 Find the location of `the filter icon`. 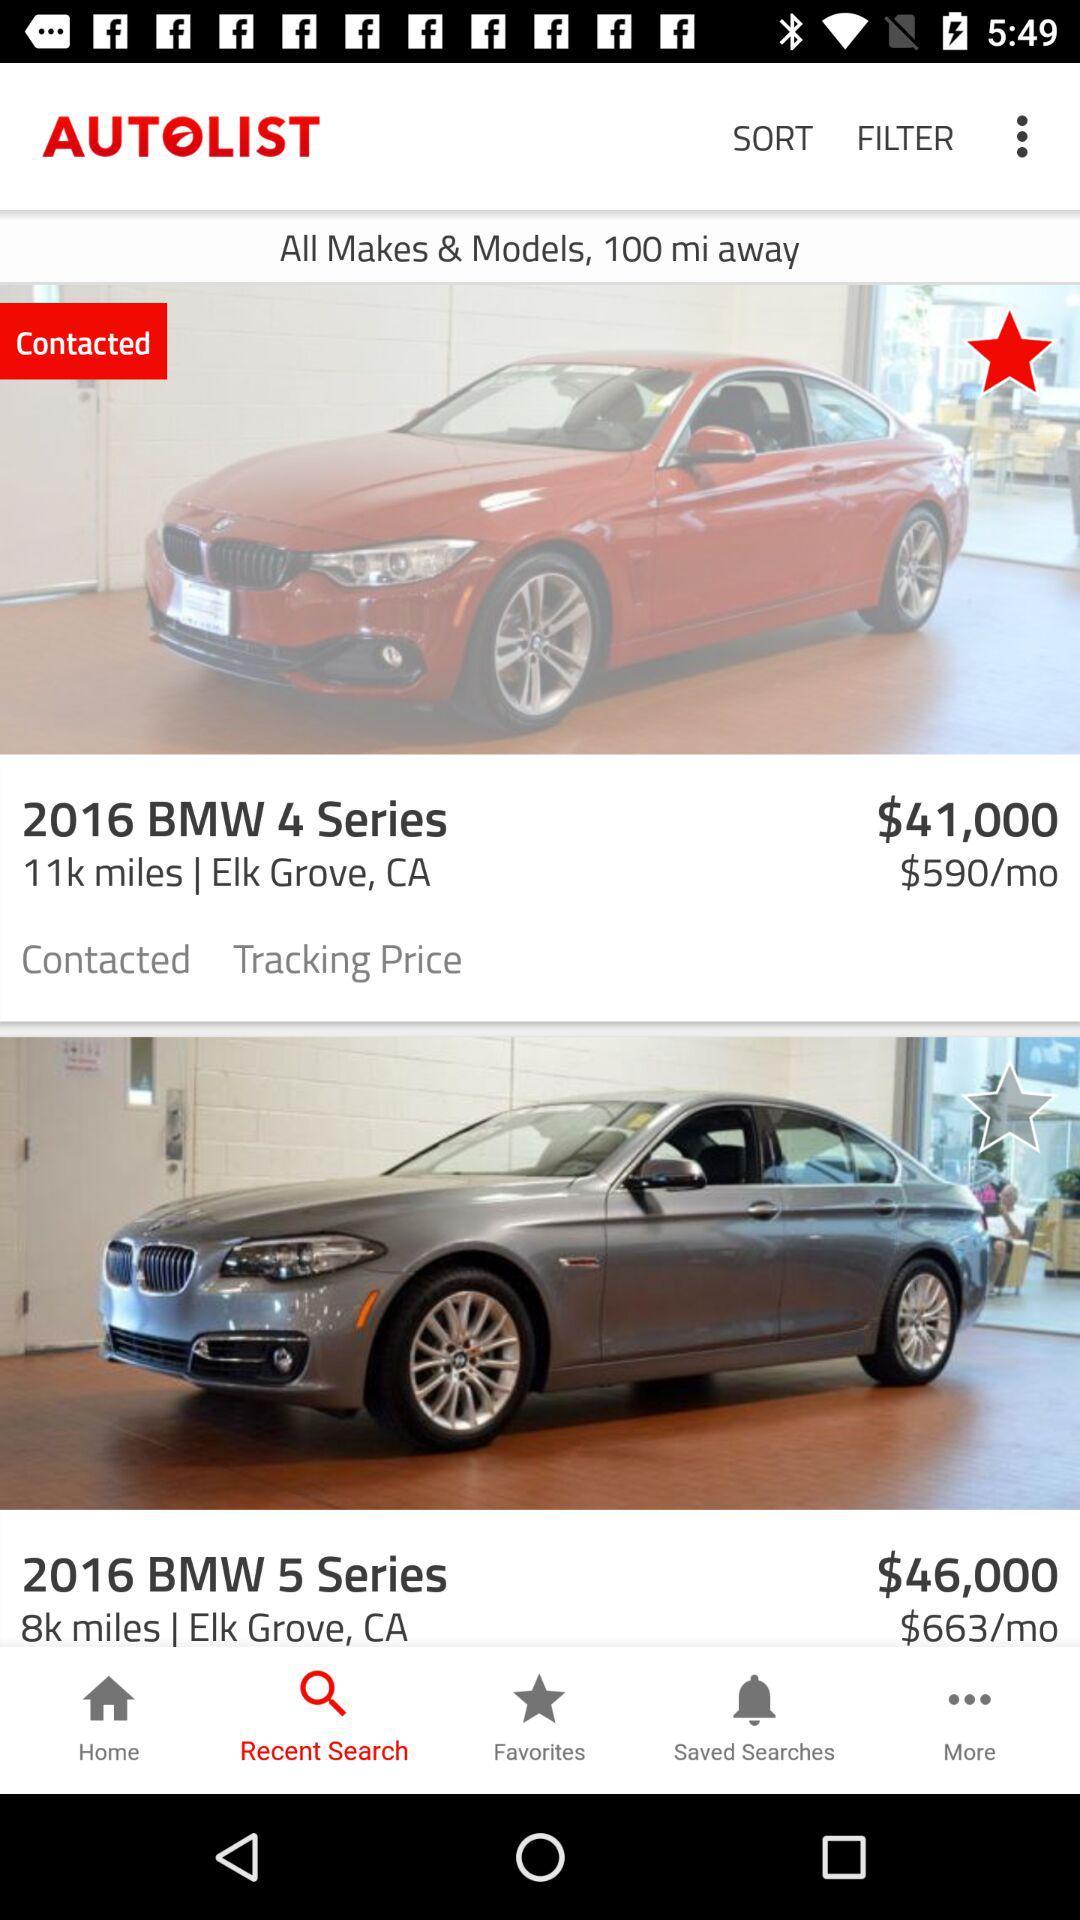

the filter icon is located at coordinates (905, 135).